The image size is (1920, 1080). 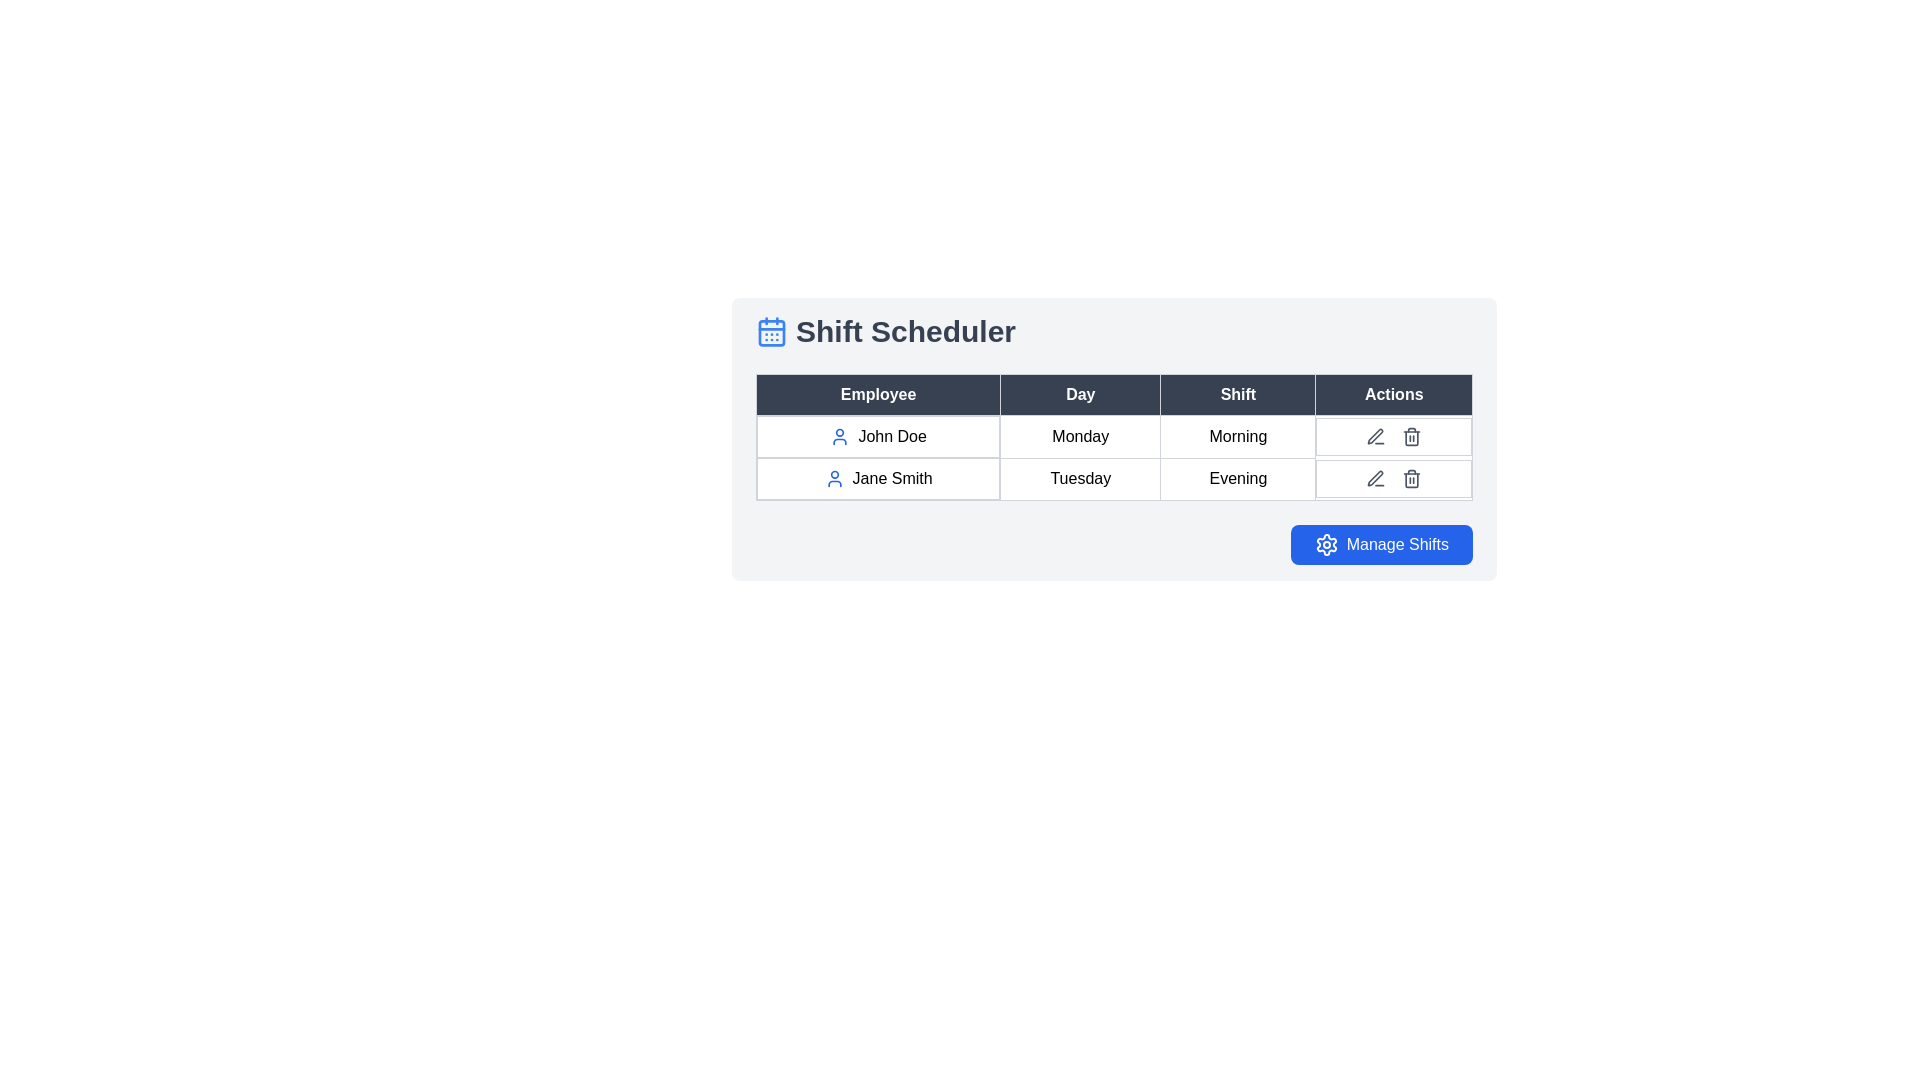 I want to click on the edit icon in the 'Actions' column of the second row in the table to modify the data for 'Jane Smith', so click(x=1375, y=435).